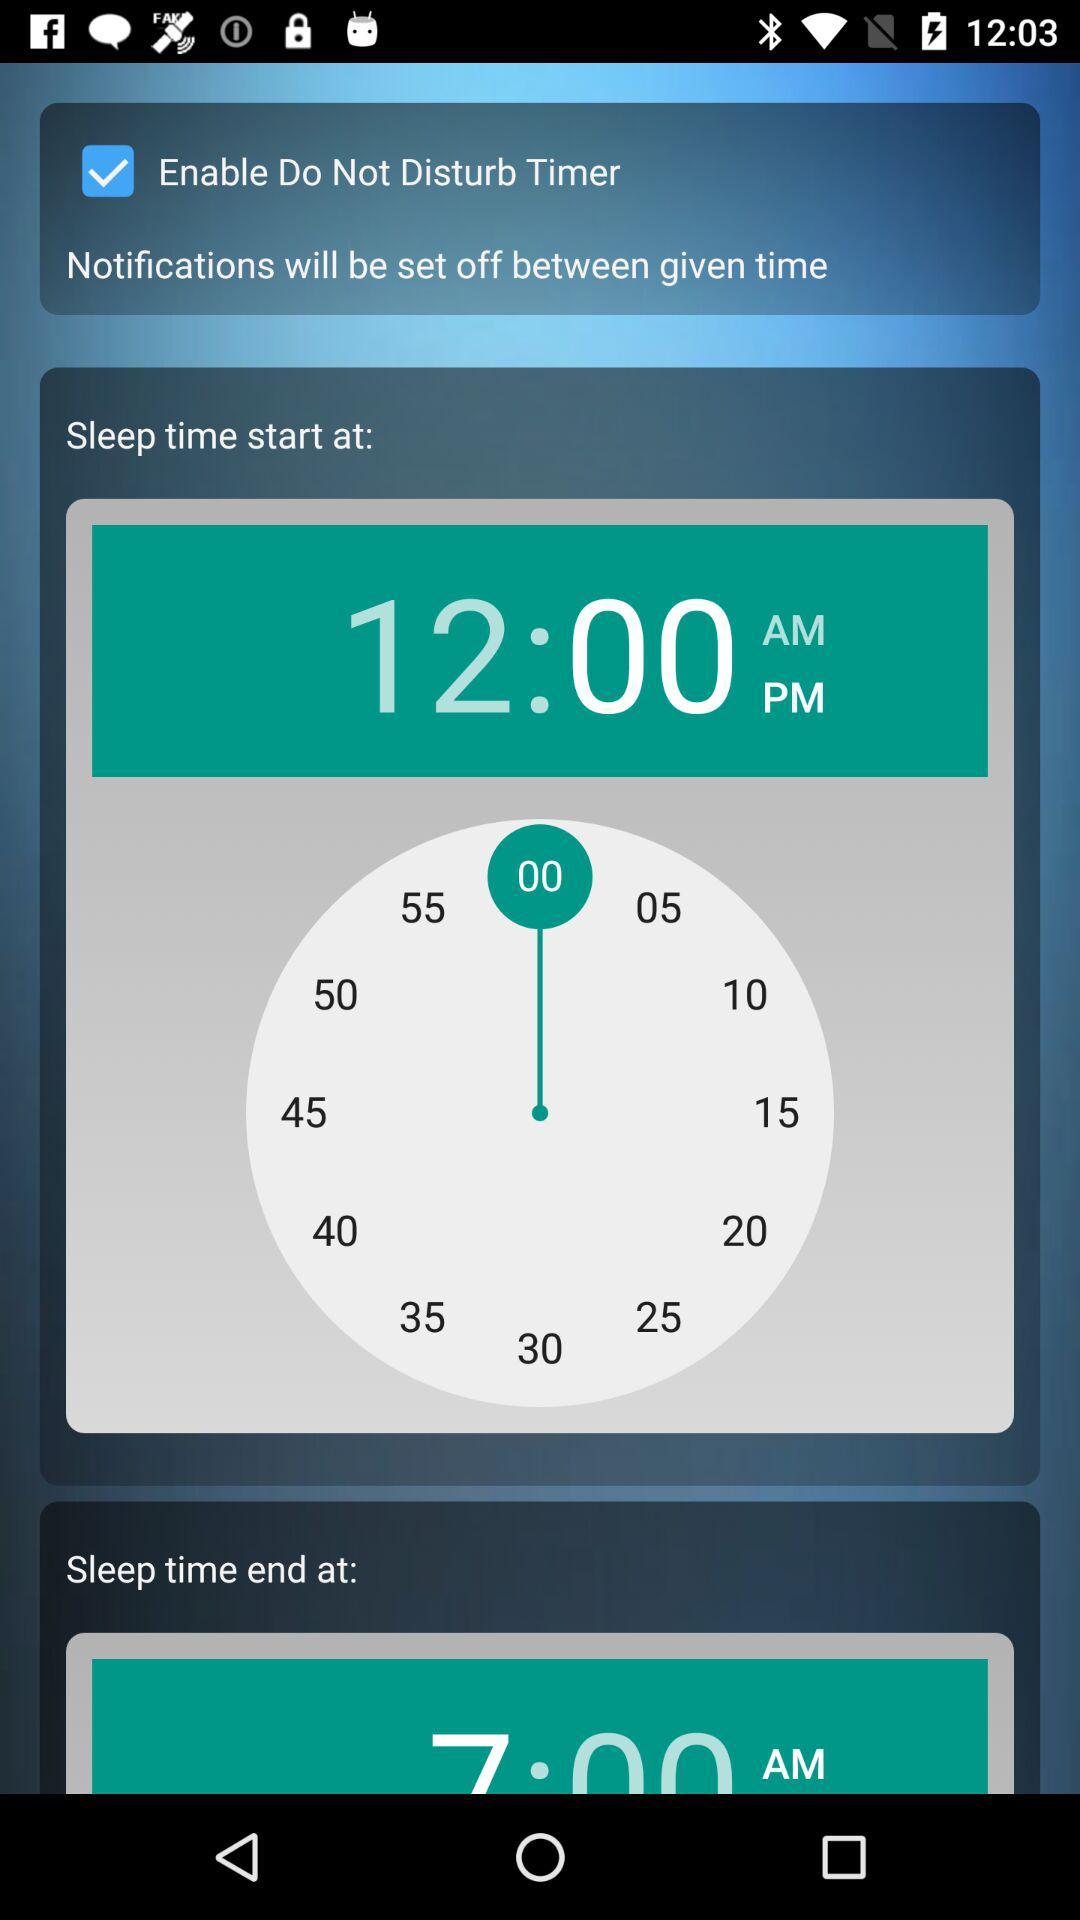 This screenshot has height=1920, width=1080. I want to click on icon next to the : icon, so click(425, 1736).